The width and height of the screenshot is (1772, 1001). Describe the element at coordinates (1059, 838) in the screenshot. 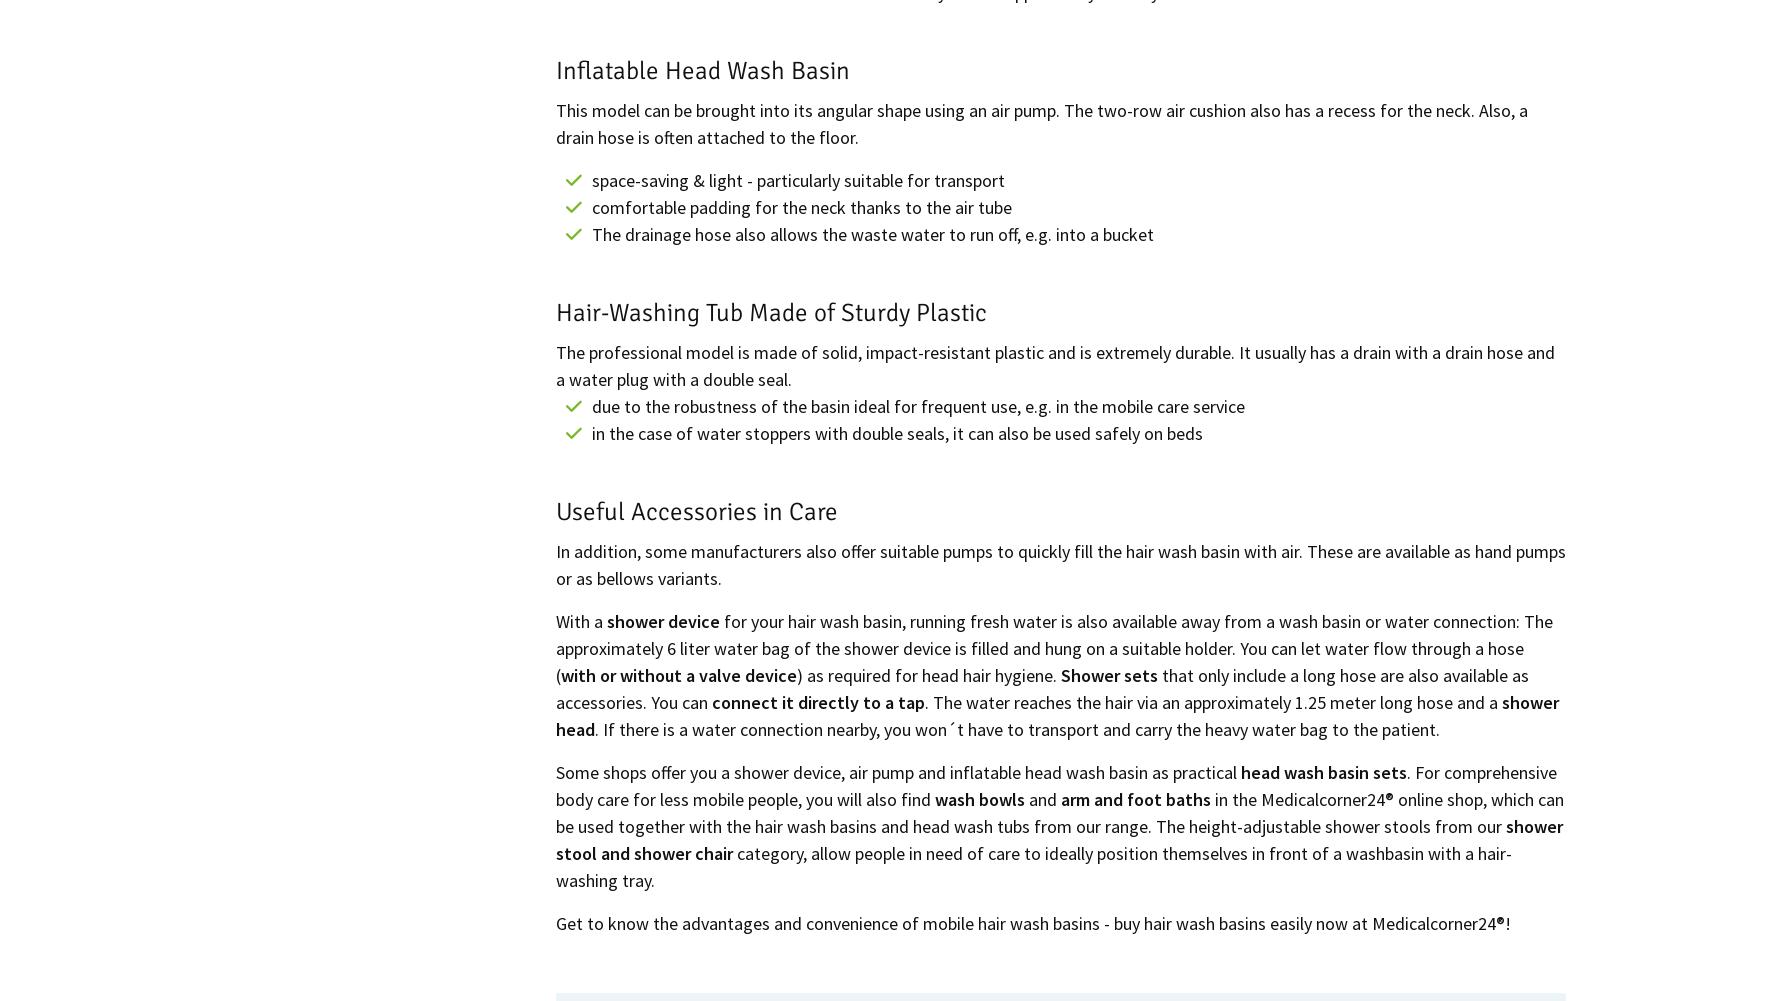

I see `'shower stool and shower chair'` at that location.